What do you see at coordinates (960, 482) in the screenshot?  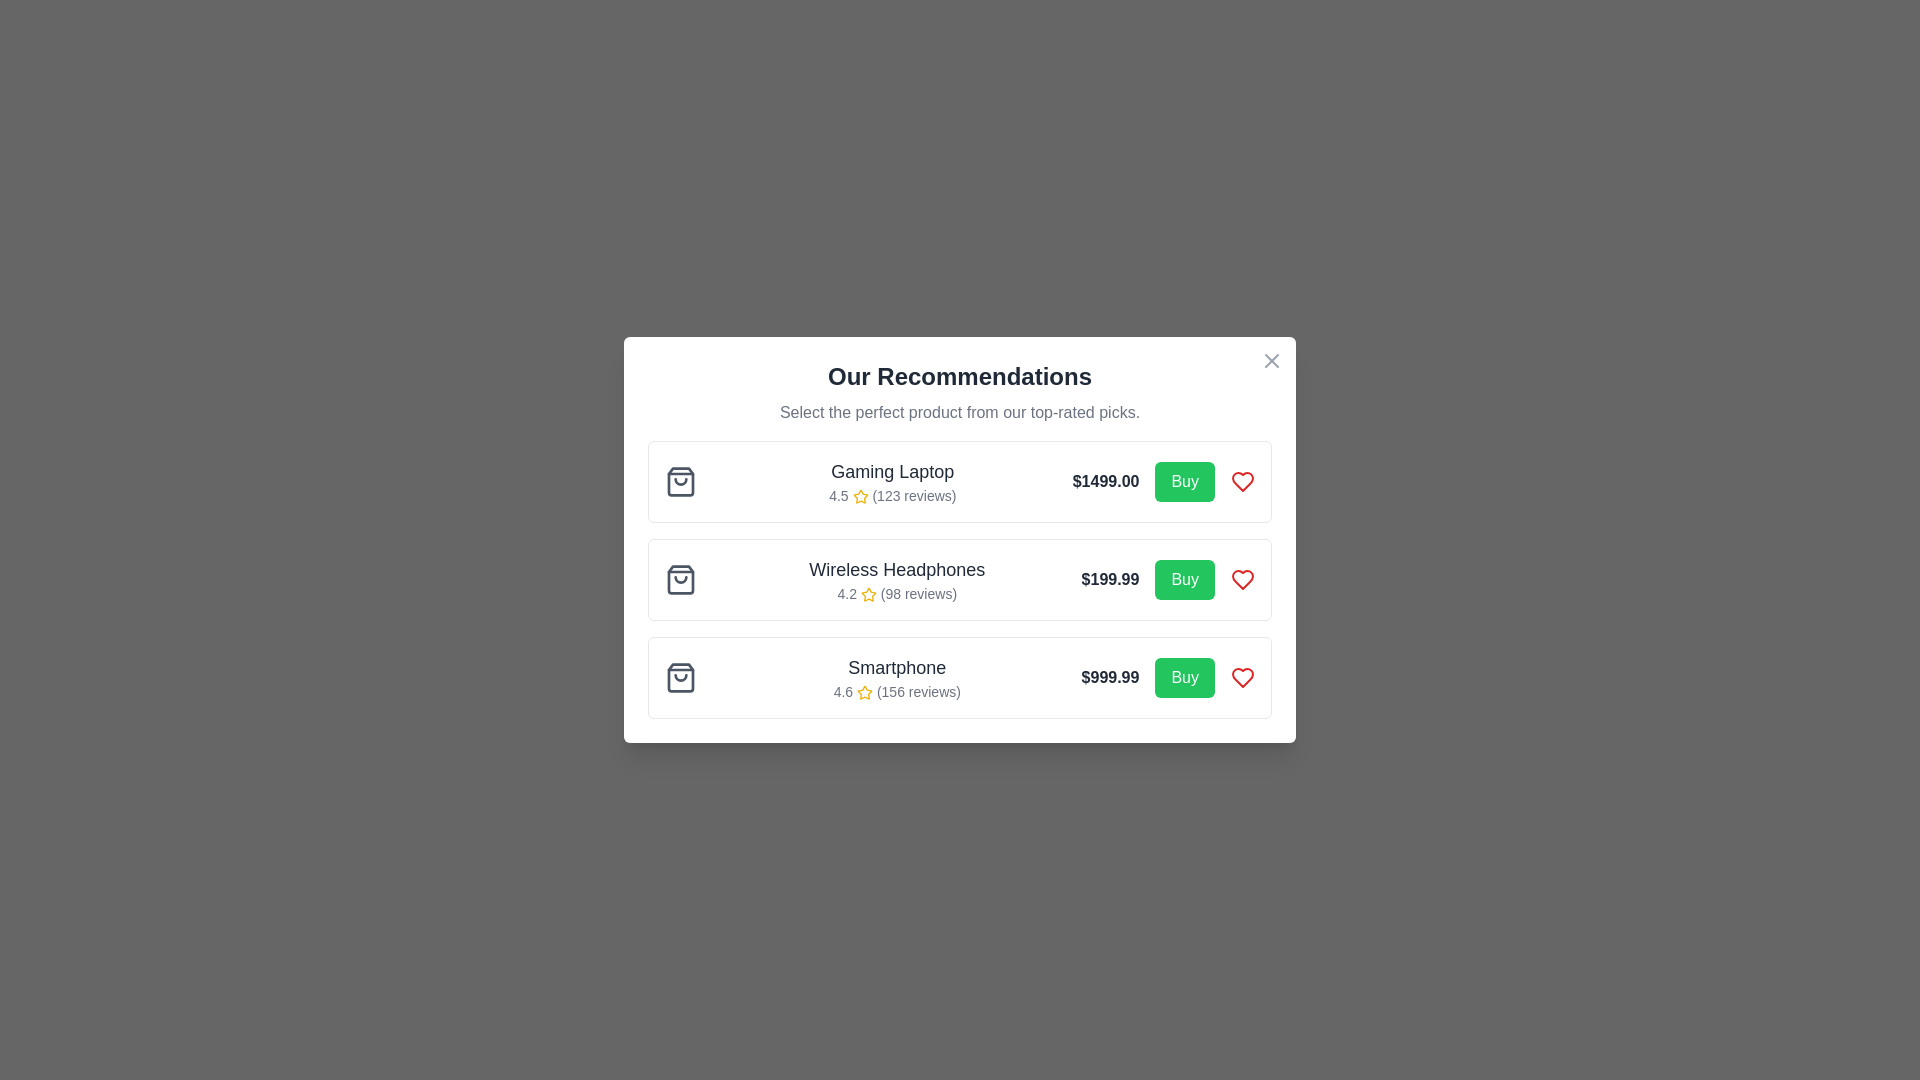 I see `the product card at the top of the list of recommendations in the modal window` at bounding box center [960, 482].